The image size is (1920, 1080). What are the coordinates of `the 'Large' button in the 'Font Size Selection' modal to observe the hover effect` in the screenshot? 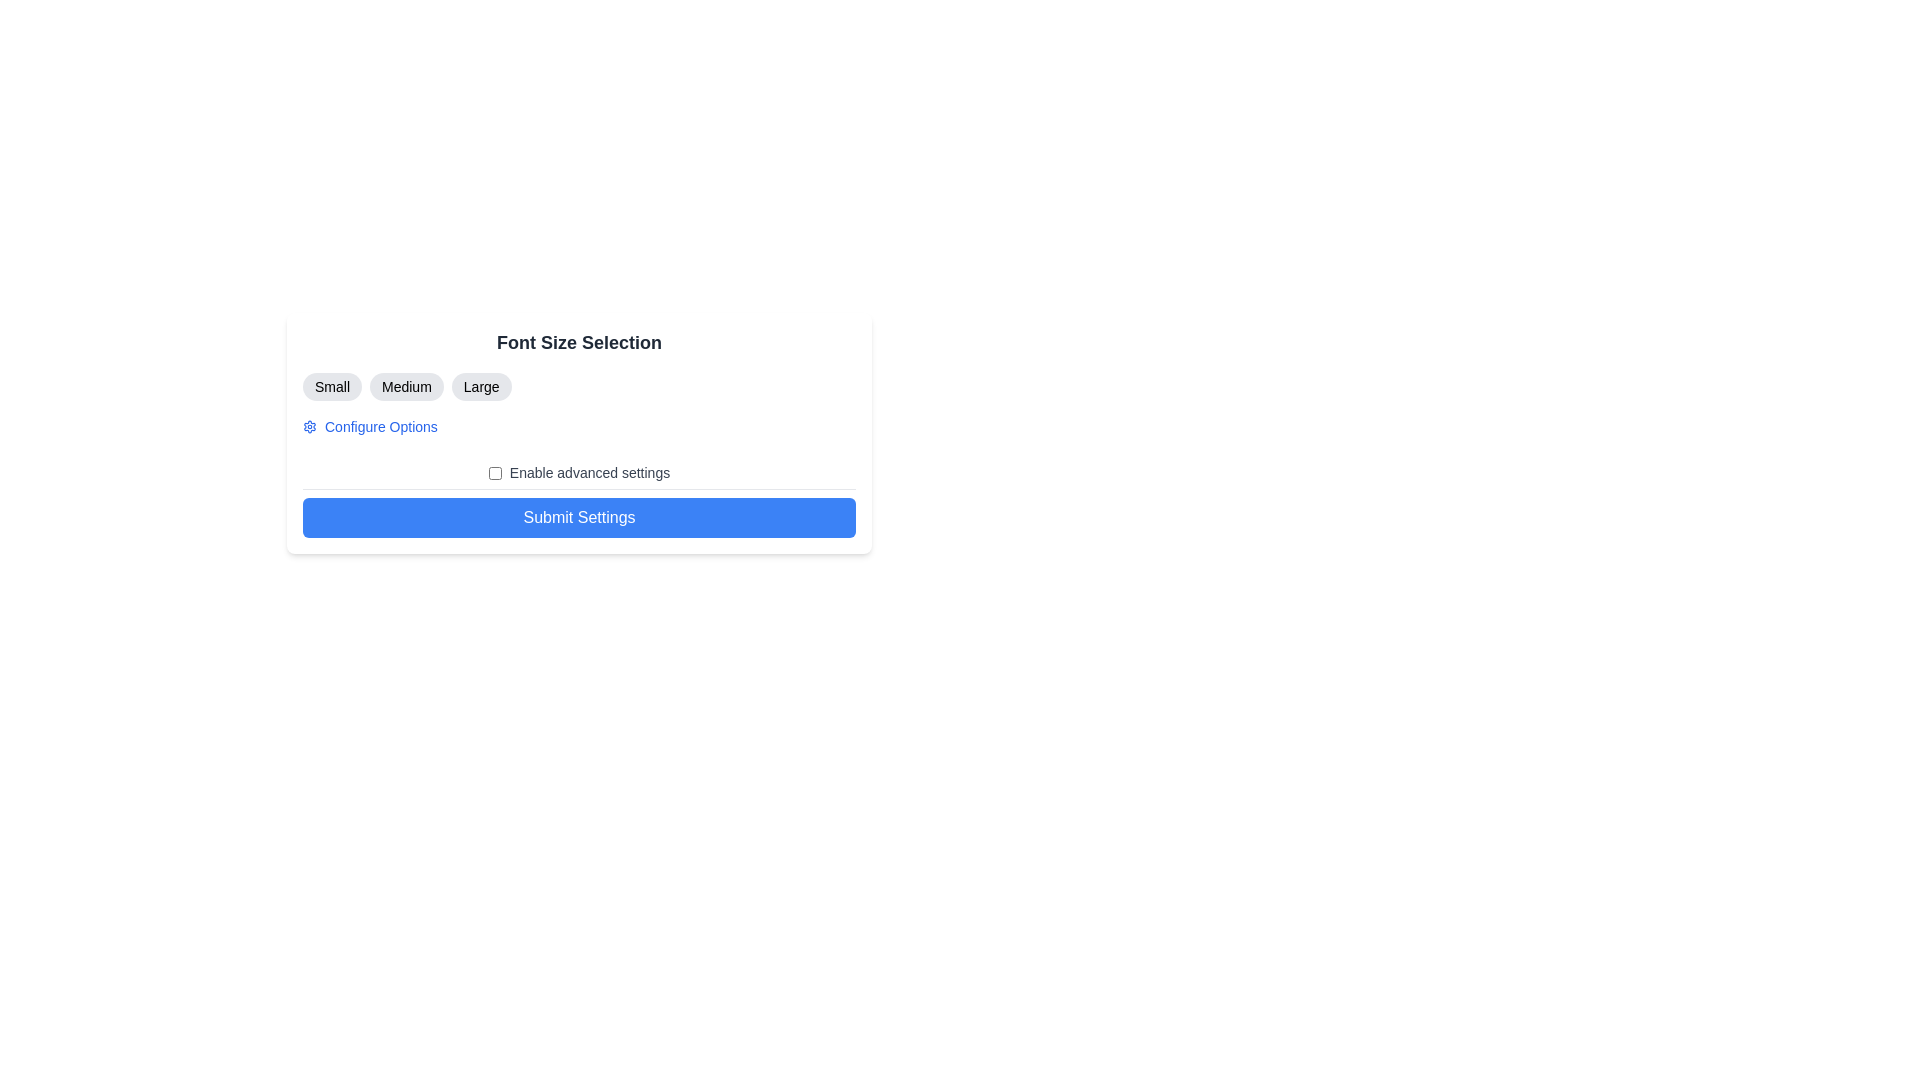 It's located at (481, 386).